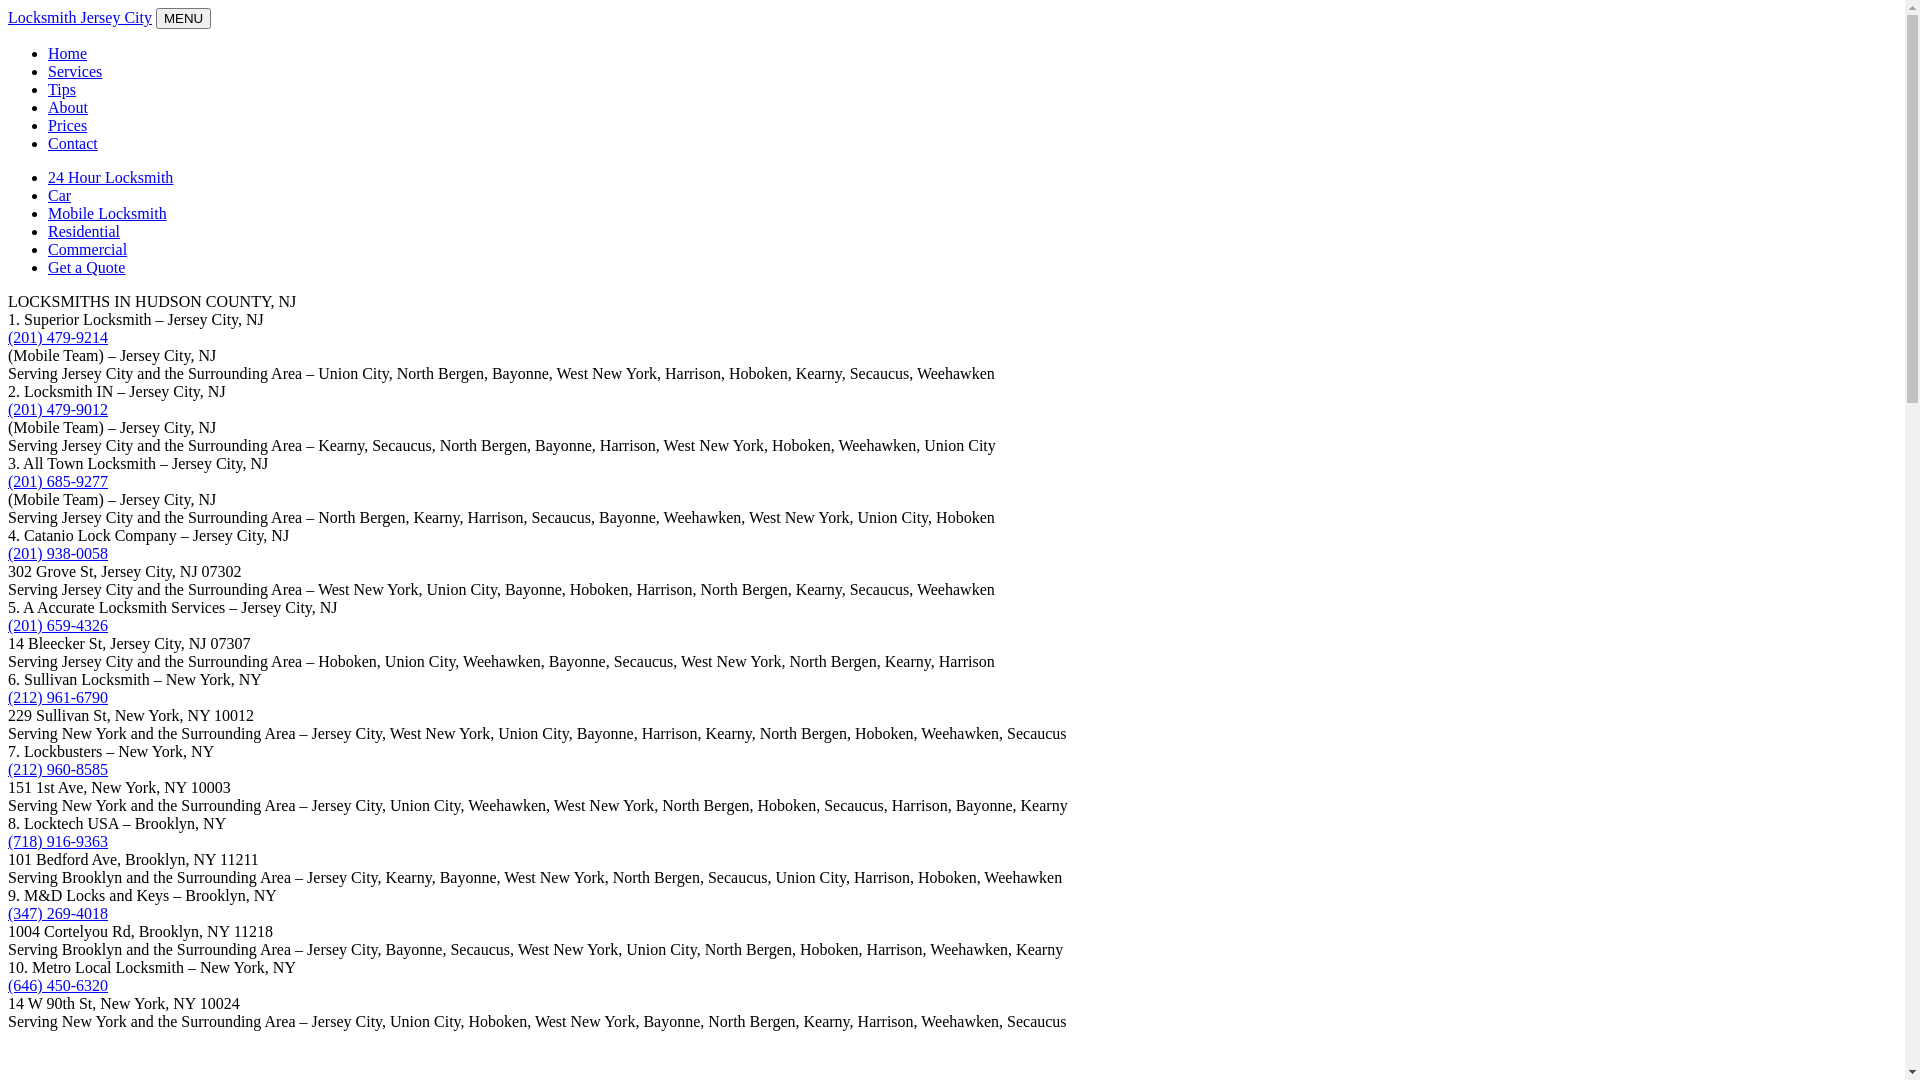 This screenshot has height=1080, width=1920. What do you see at coordinates (72, 142) in the screenshot?
I see `'Contact'` at bounding box center [72, 142].